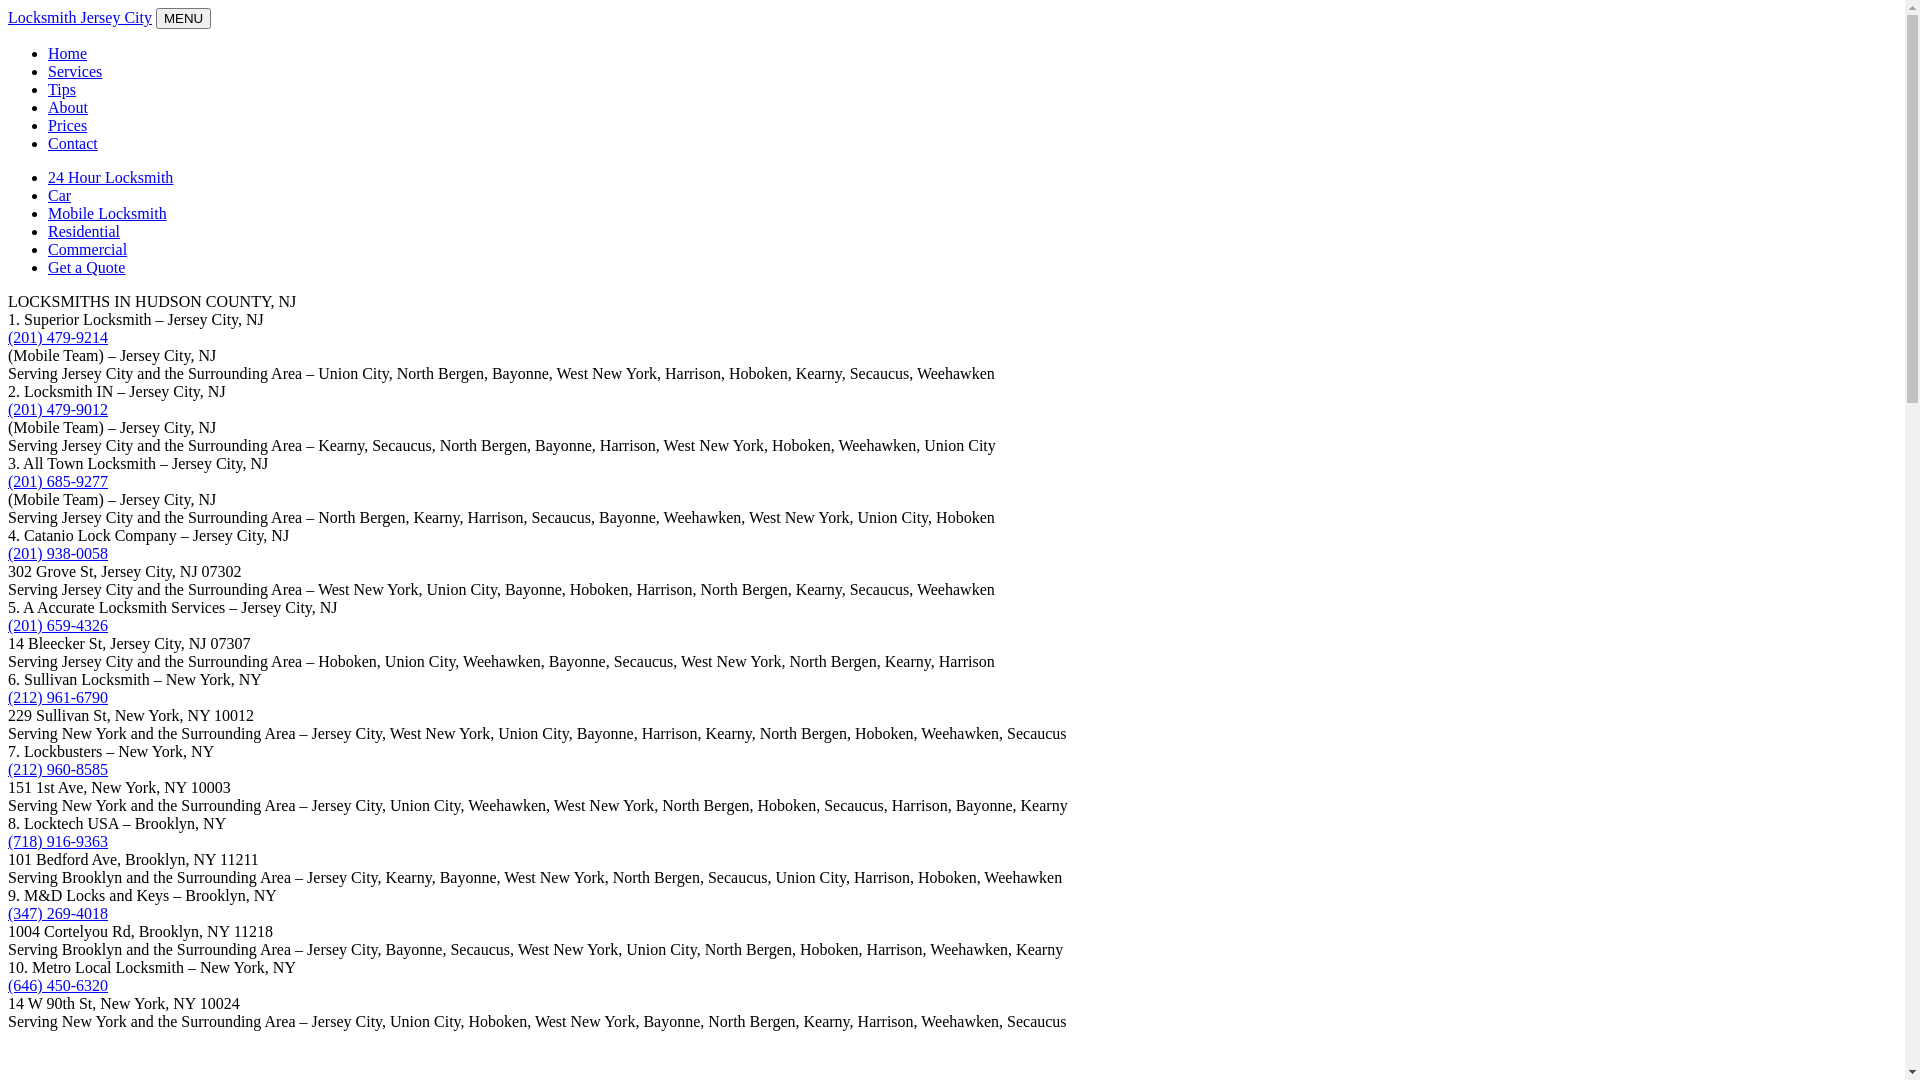 This screenshot has height=1080, width=1920. What do you see at coordinates (72, 142) in the screenshot?
I see `'Contact'` at bounding box center [72, 142].